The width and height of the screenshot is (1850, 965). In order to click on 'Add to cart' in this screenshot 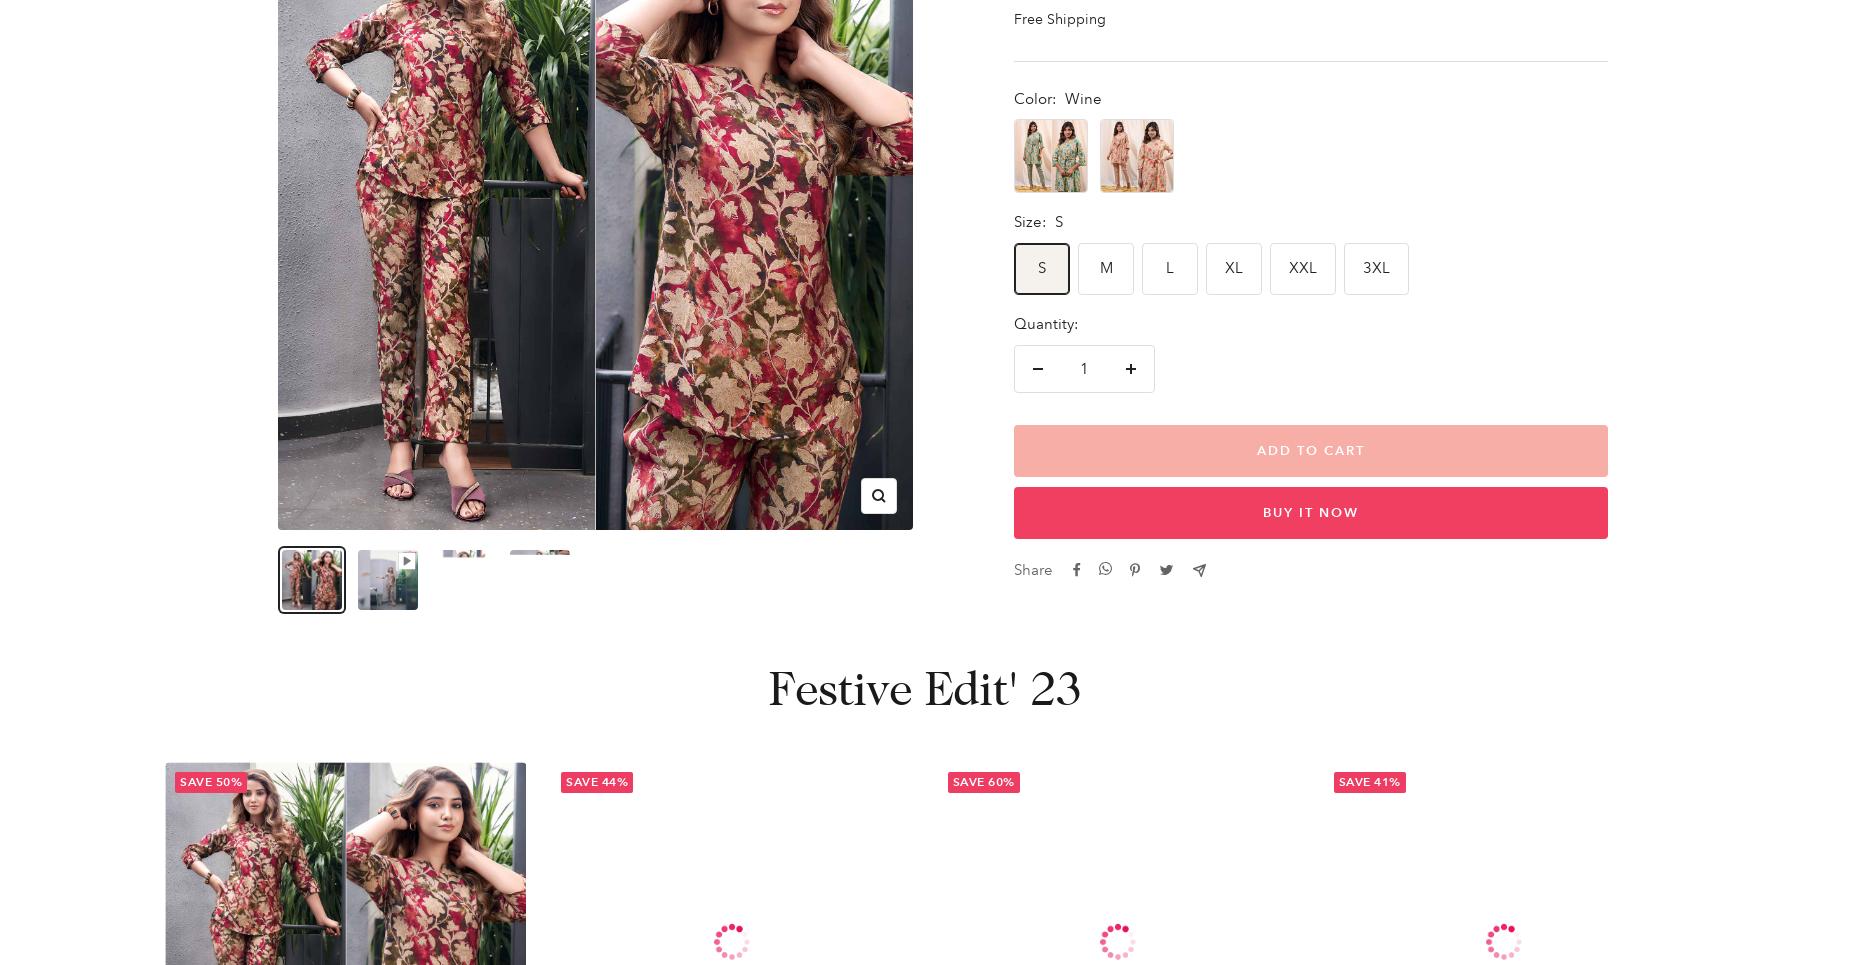, I will do `click(1309, 450)`.